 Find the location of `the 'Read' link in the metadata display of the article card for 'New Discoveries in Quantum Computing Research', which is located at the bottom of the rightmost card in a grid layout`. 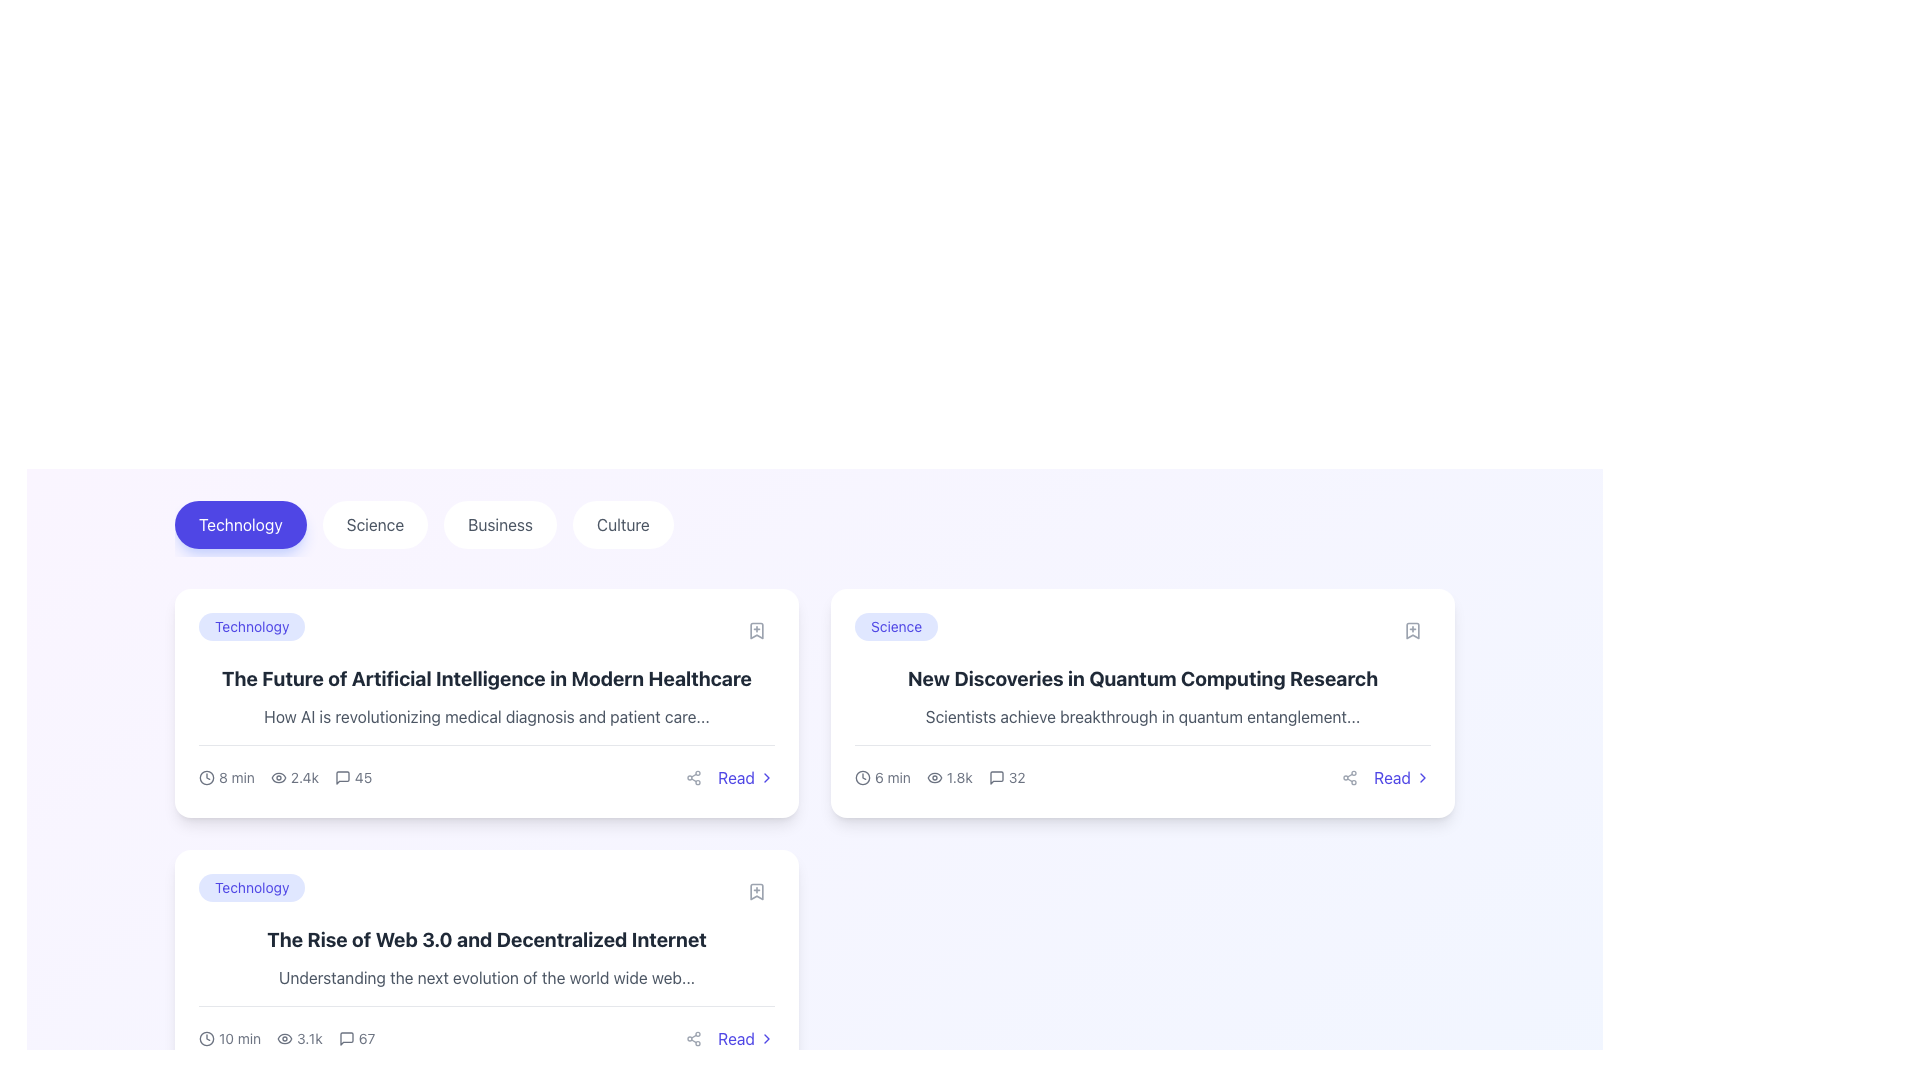

the 'Read' link in the metadata display of the article card for 'New Discoveries in Quantum Computing Research', which is located at the bottom of the rightmost card in a grid layout is located at coordinates (1142, 768).